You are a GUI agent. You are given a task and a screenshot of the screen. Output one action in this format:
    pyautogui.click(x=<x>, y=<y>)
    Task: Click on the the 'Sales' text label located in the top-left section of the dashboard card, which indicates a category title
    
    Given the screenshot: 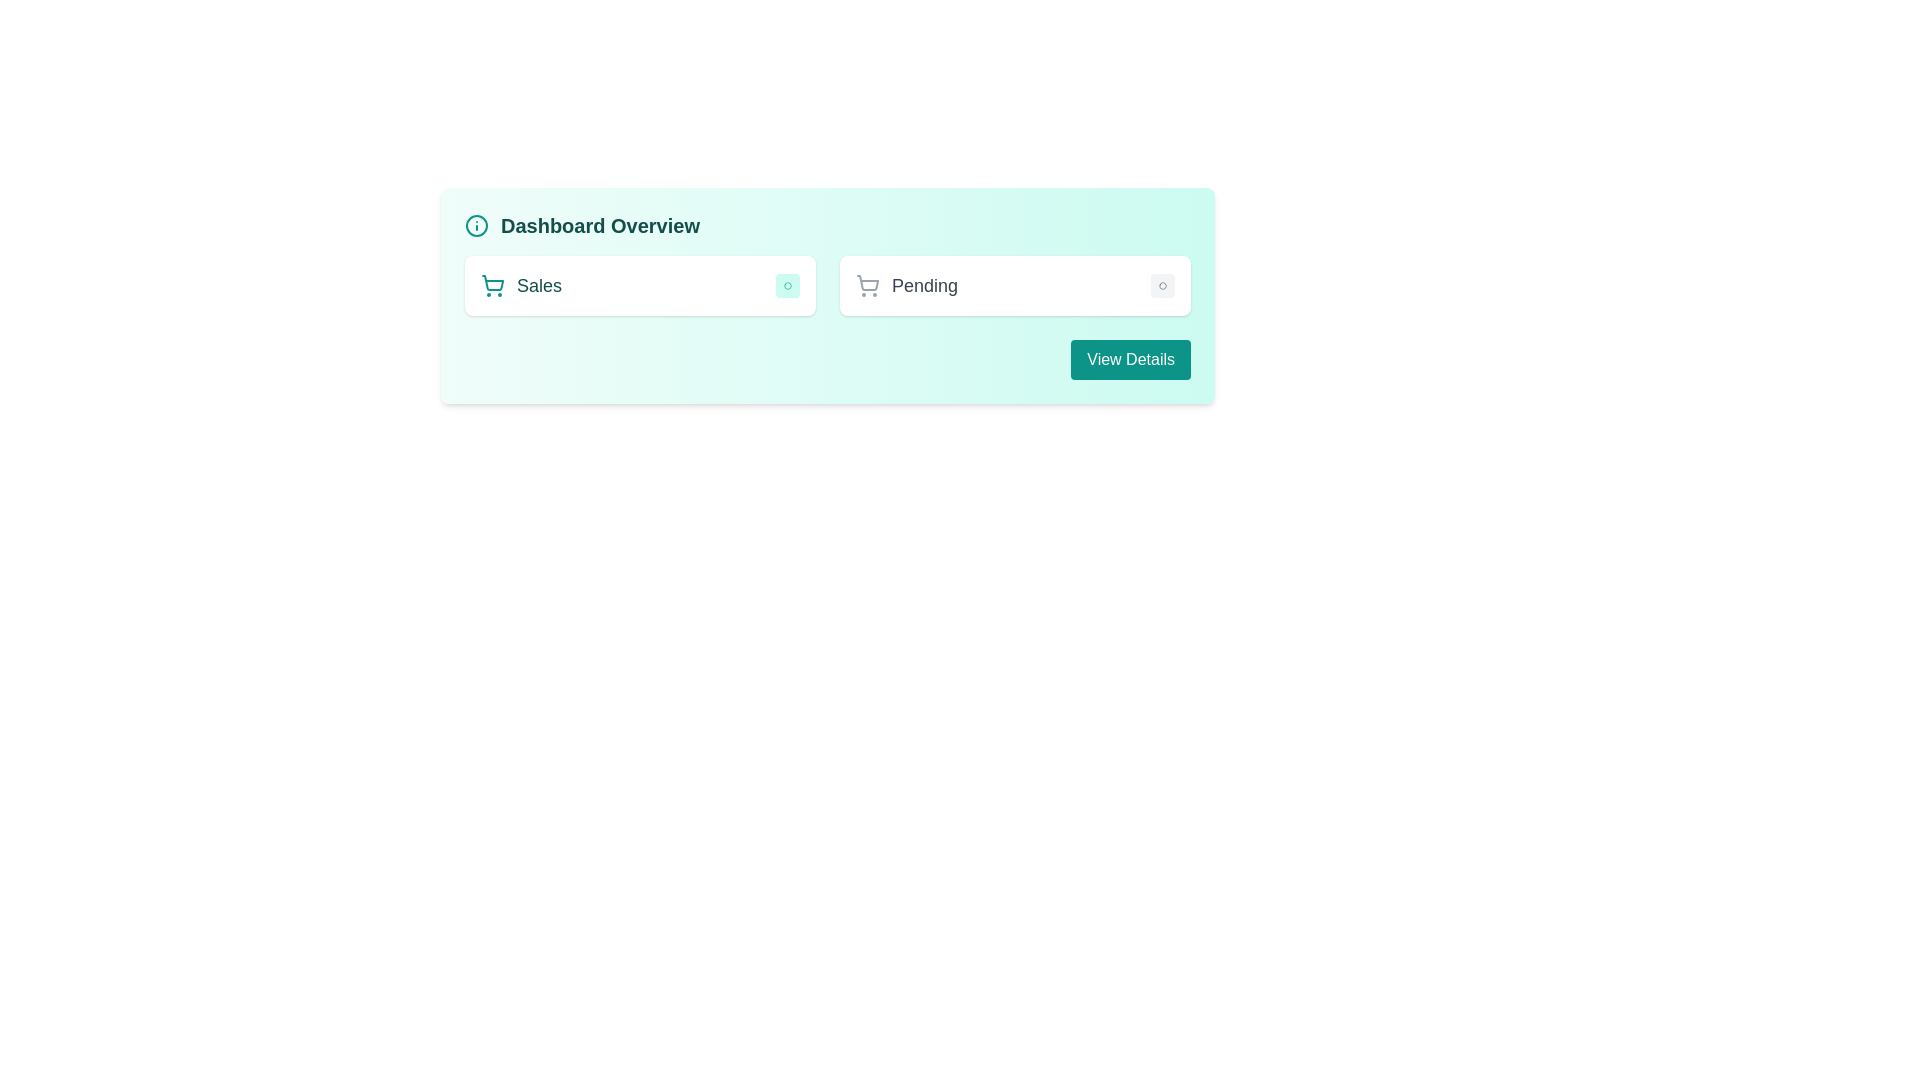 What is the action you would take?
    pyautogui.click(x=539, y=285)
    